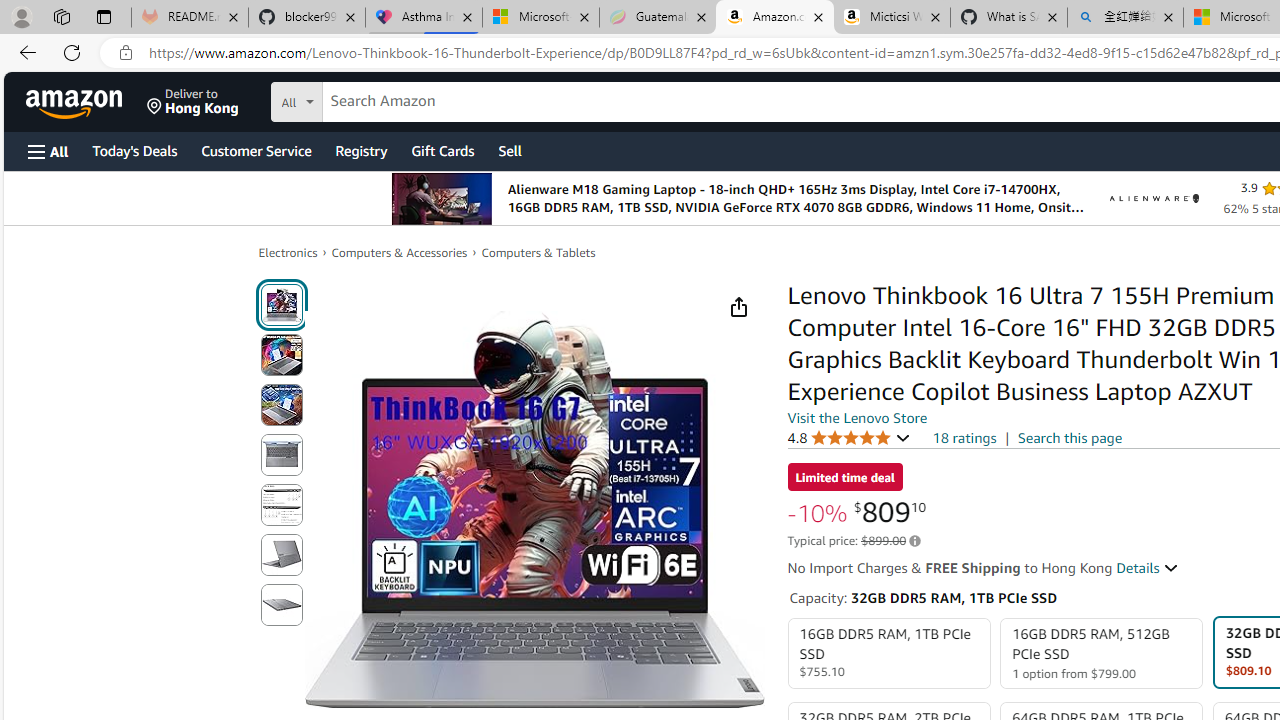  Describe the element at coordinates (371, 99) in the screenshot. I see `'Search in'` at that location.